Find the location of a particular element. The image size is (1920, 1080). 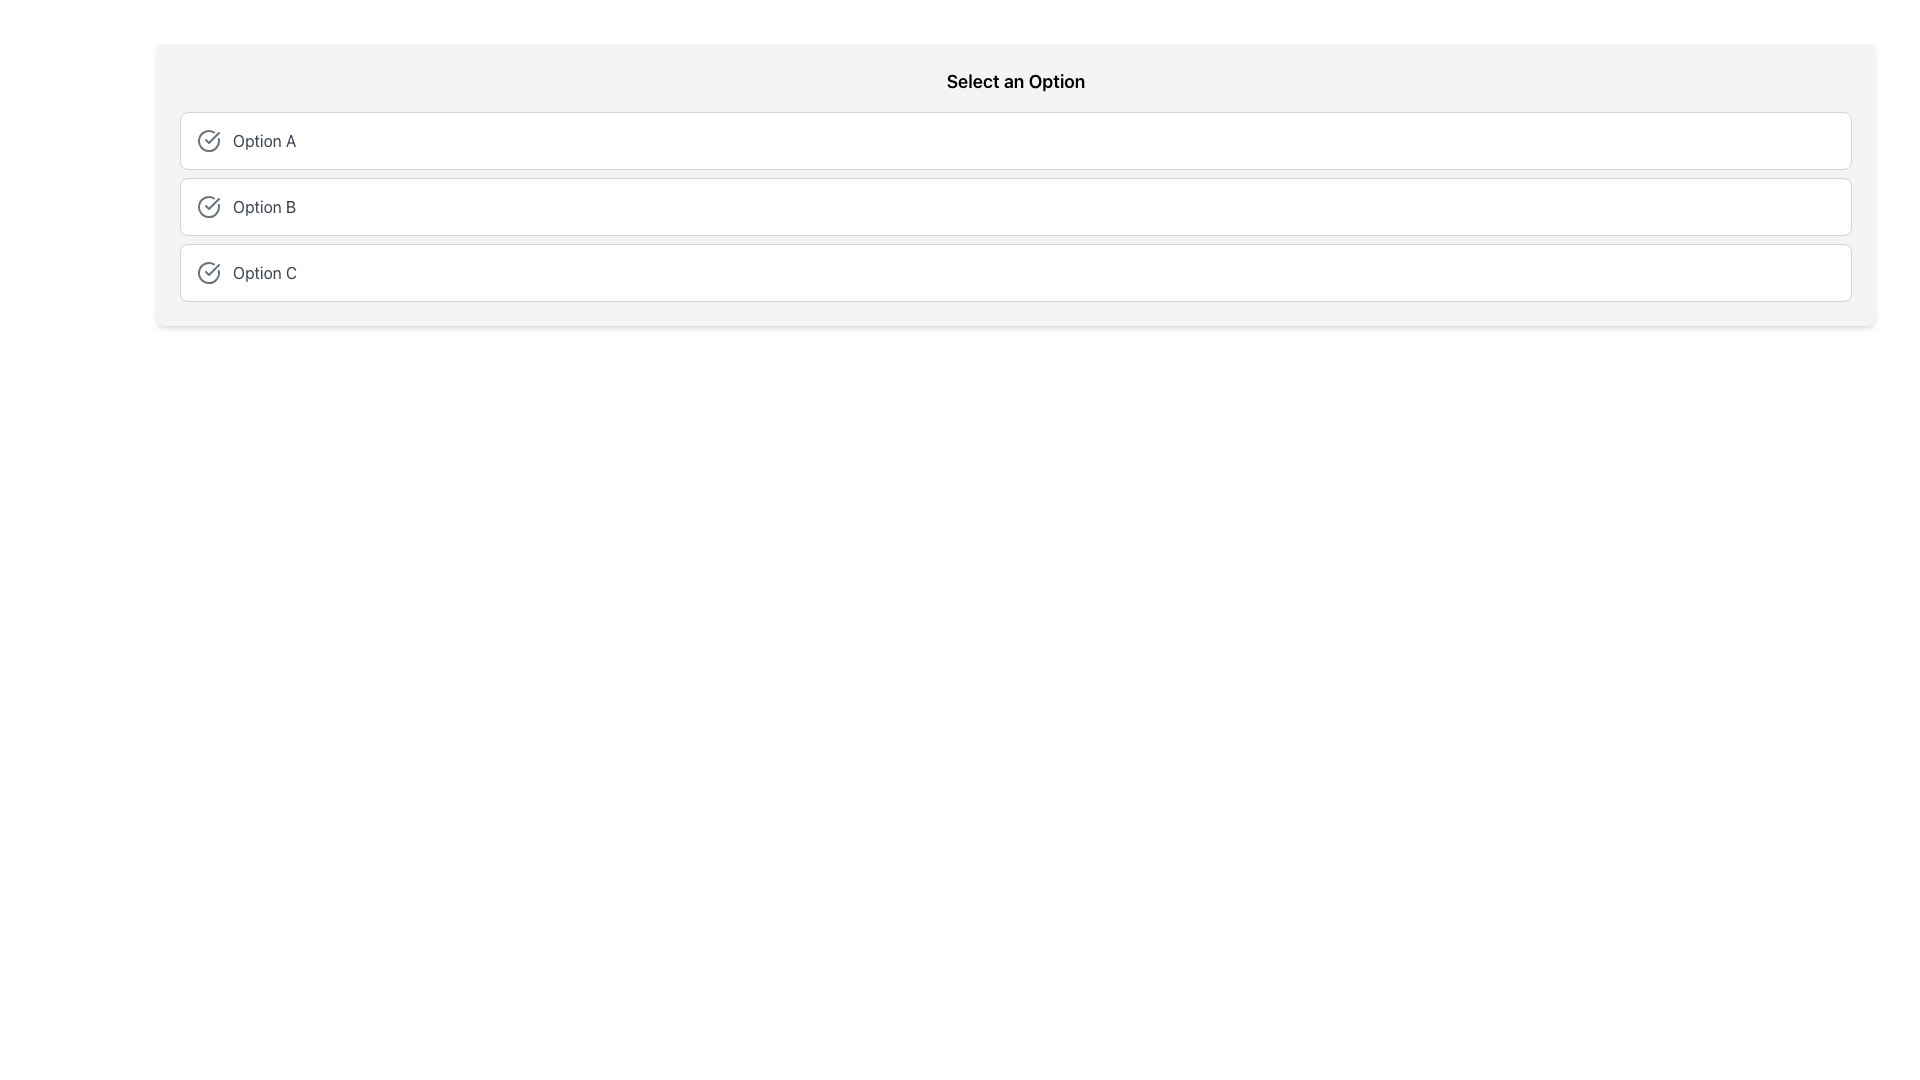

the SVG icon styled as a circle with a checkmark inside, indicating a selected state, which is positioned to the left of the text 'Option A' in the first row of options is located at coordinates (209, 140).